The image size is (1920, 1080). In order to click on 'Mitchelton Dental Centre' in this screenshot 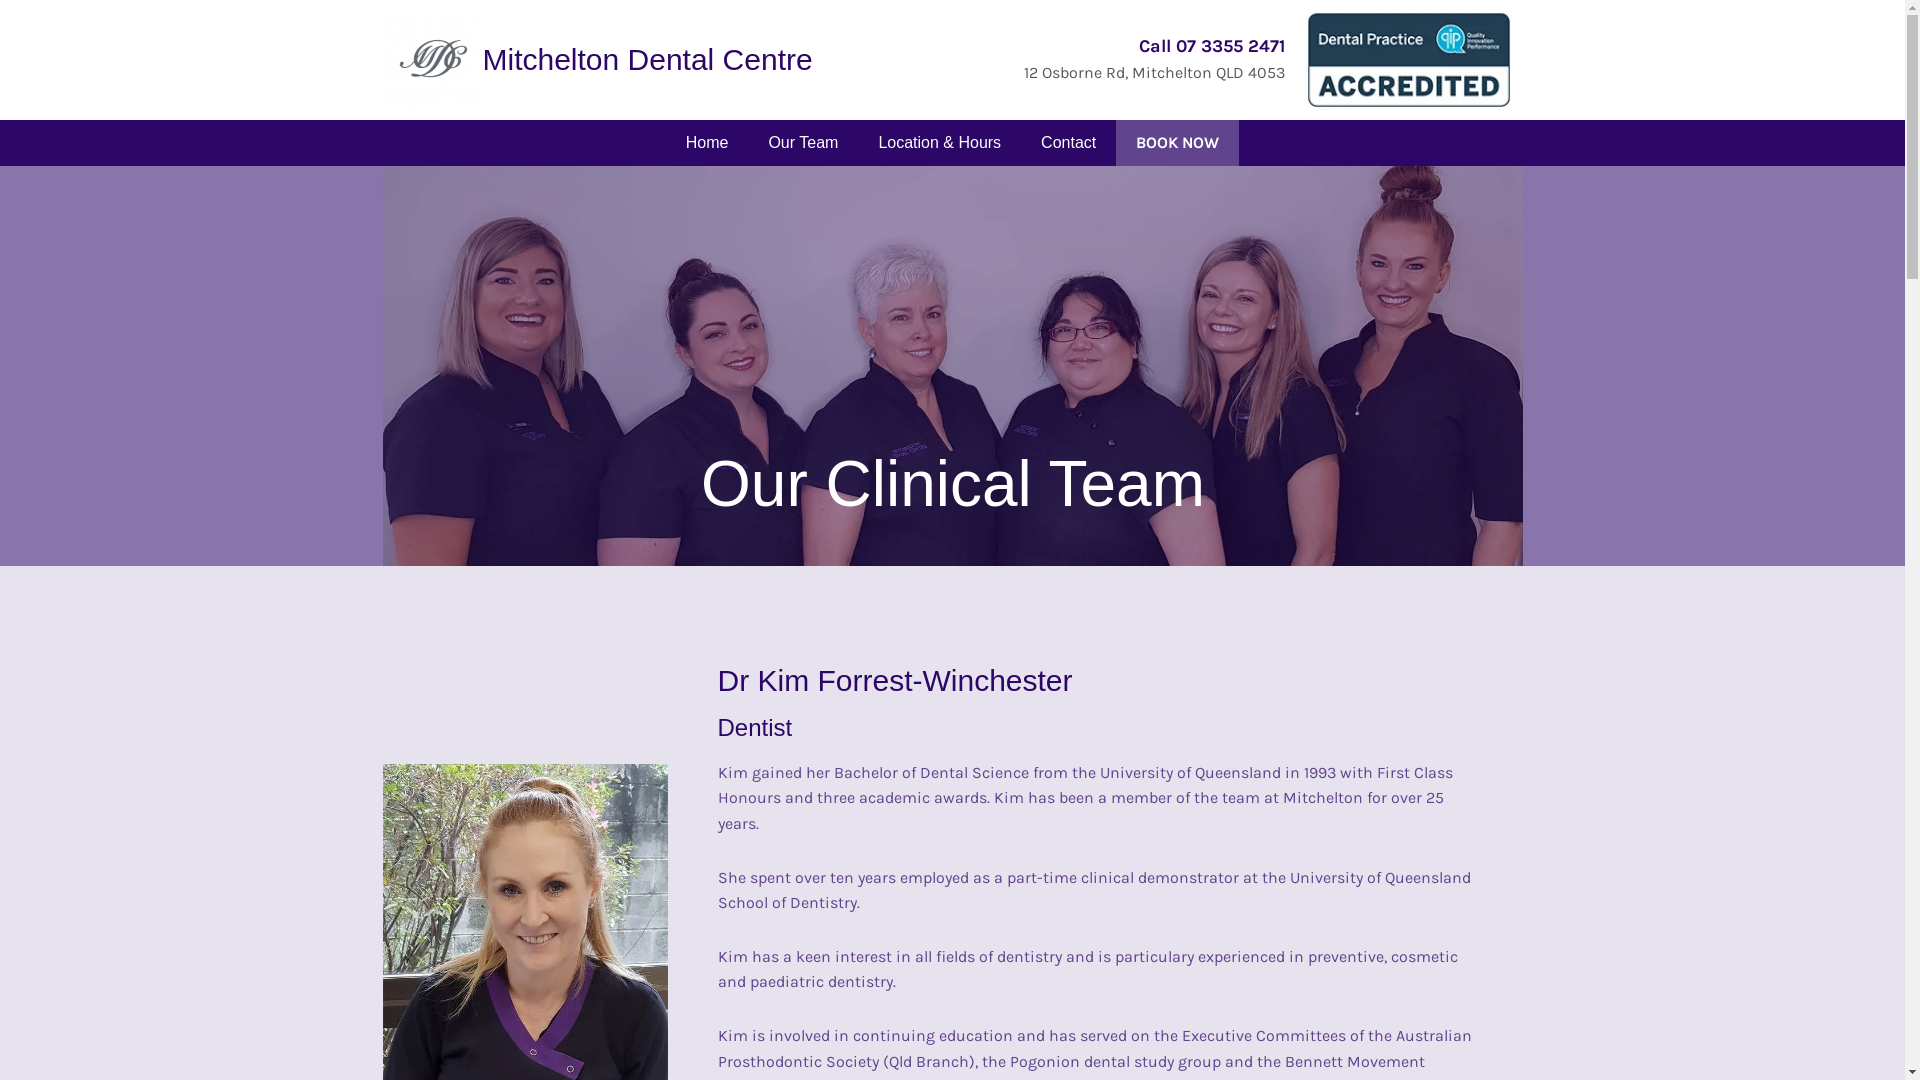, I will do `click(647, 58)`.